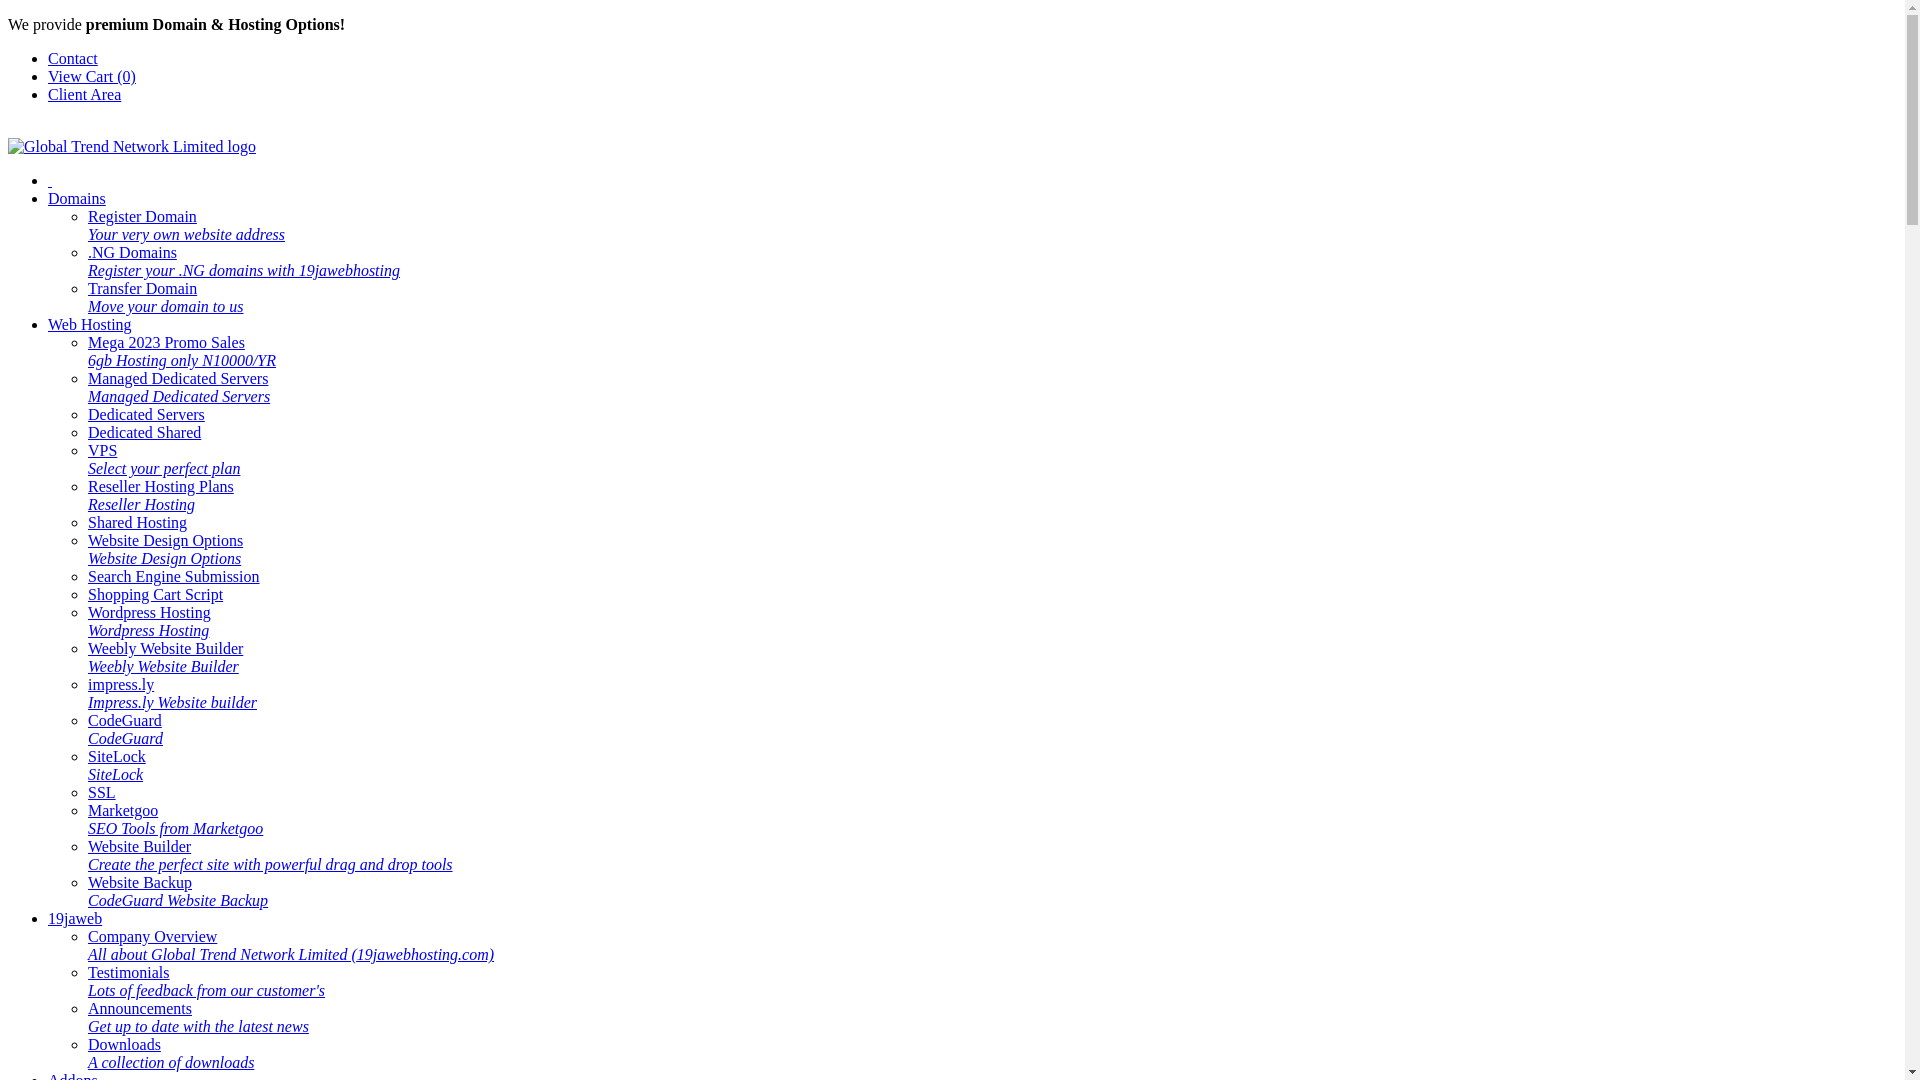 This screenshot has height=1080, width=1920. What do you see at coordinates (115, 765) in the screenshot?
I see `'SiteLock` at bounding box center [115, 765].